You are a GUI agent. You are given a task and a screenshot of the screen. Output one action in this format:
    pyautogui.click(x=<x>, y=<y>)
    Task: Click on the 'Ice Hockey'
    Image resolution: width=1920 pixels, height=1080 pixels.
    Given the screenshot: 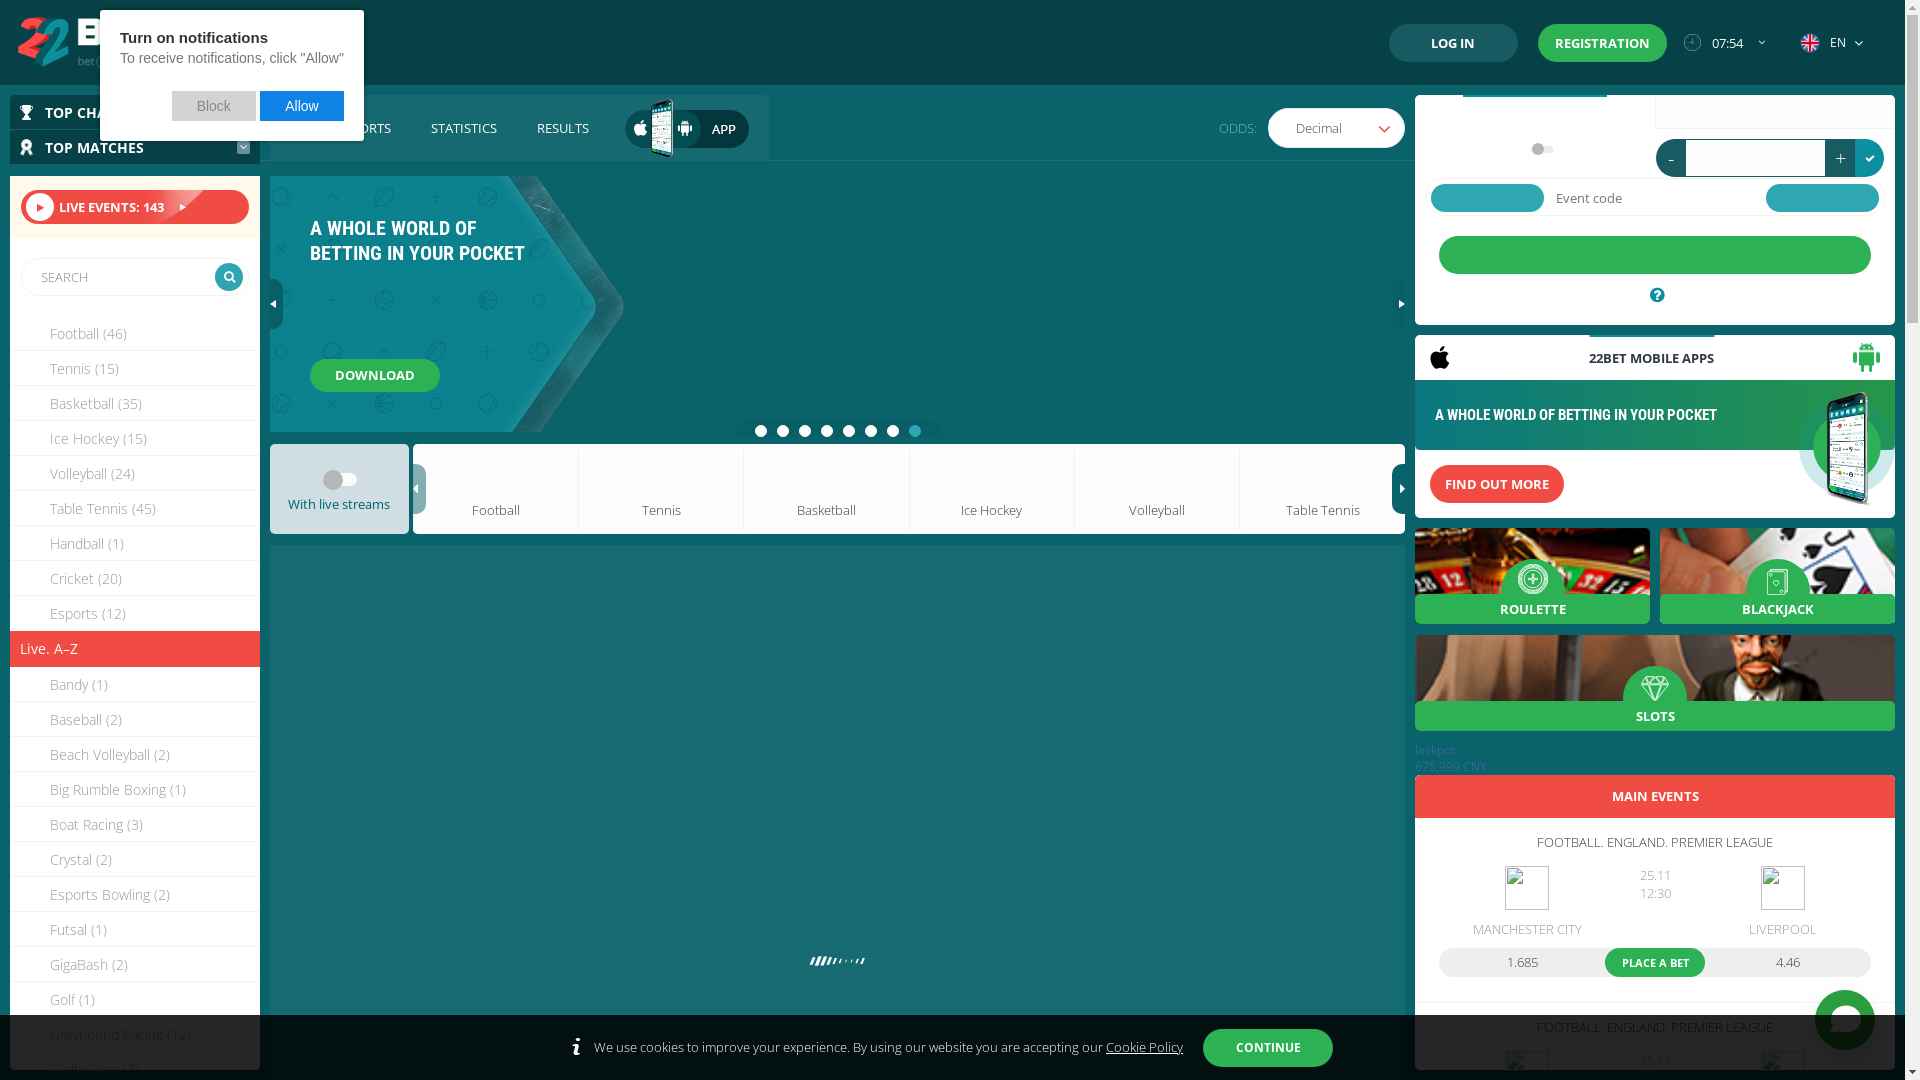 What is the action you would take?
    pyautogui.click(x=907, y=489)
    